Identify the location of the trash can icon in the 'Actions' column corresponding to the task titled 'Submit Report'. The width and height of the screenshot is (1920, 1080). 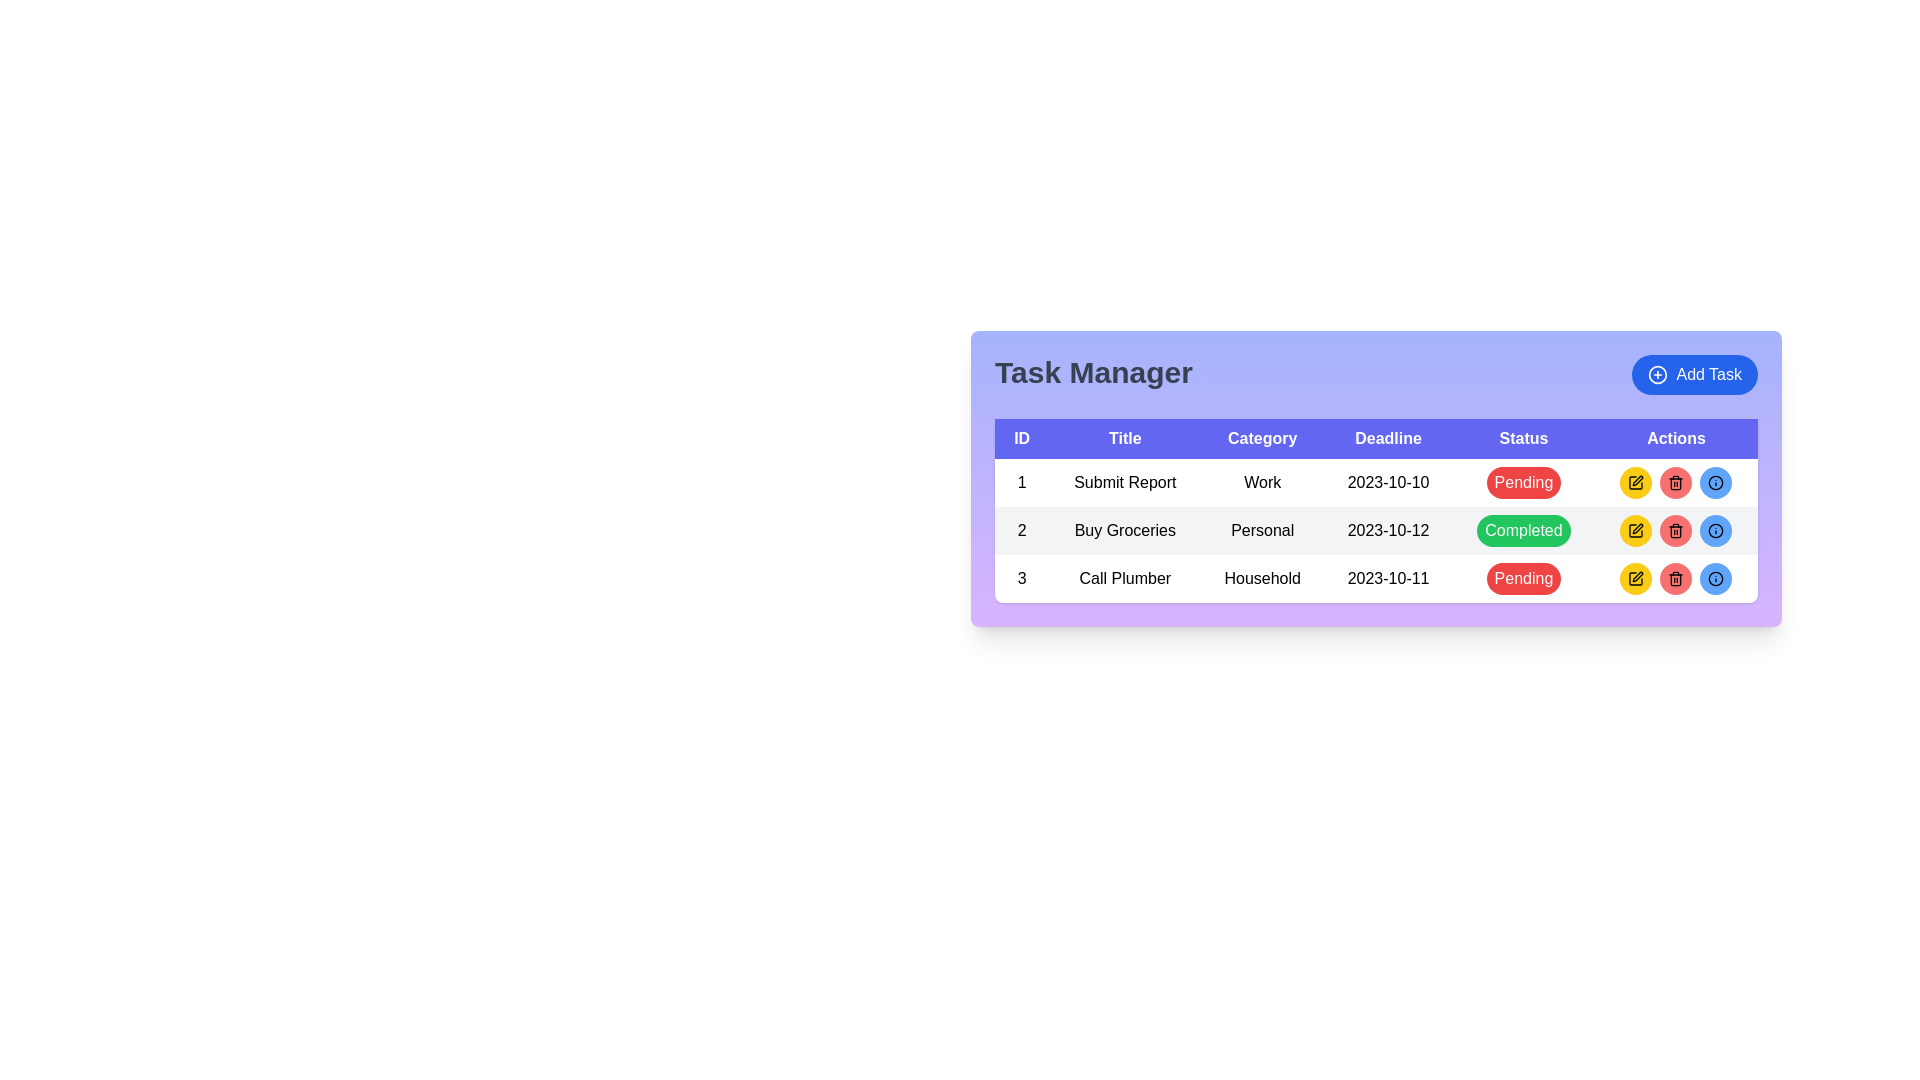
(1676, 530).